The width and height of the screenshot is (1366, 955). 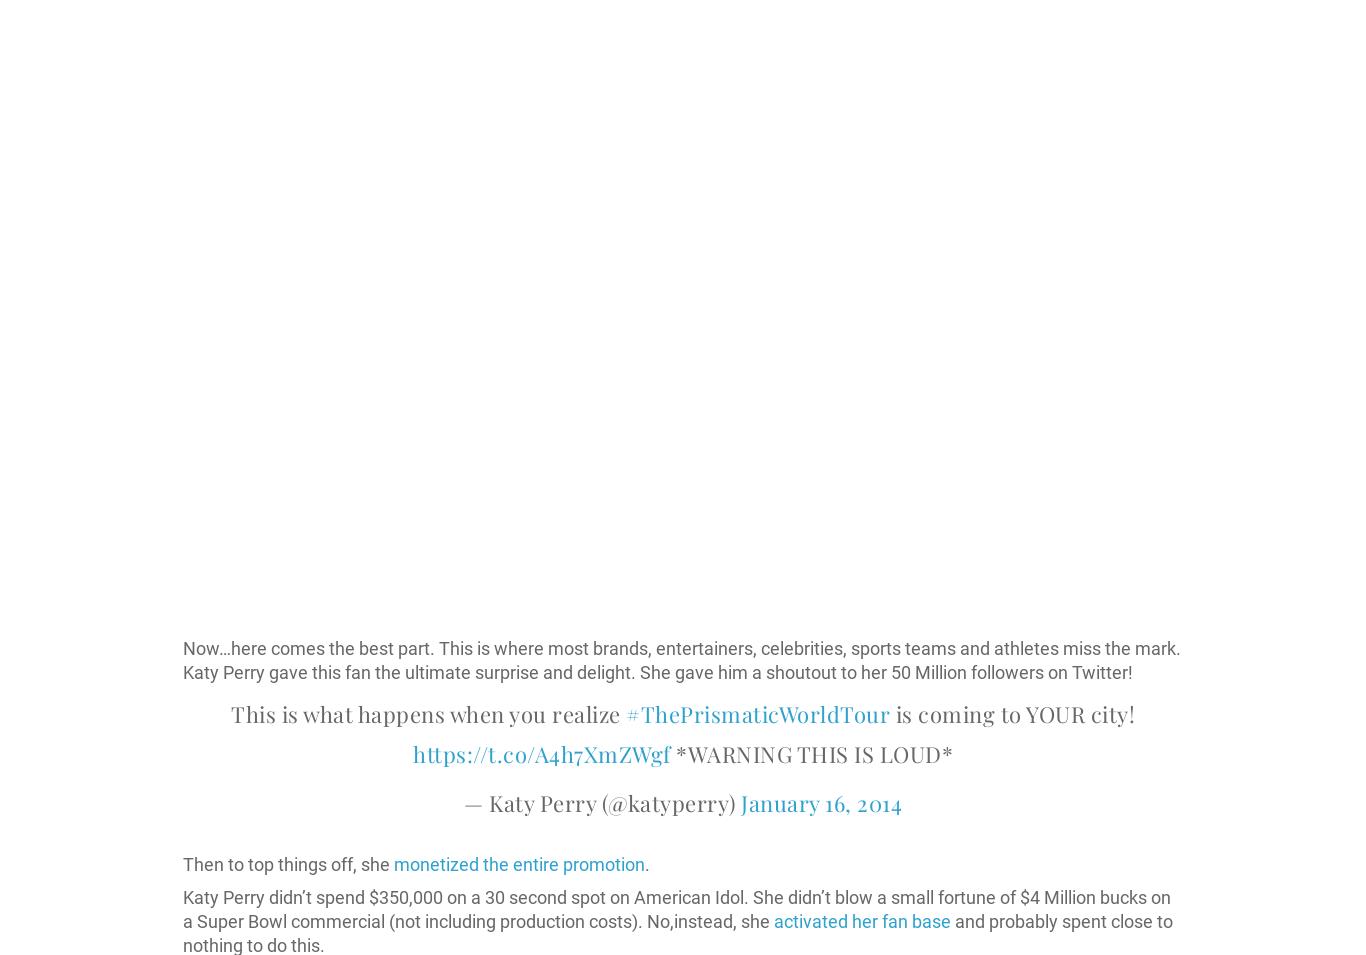 I want to click on 'is coming to YOUR city!', so click(x=1012, y=712).